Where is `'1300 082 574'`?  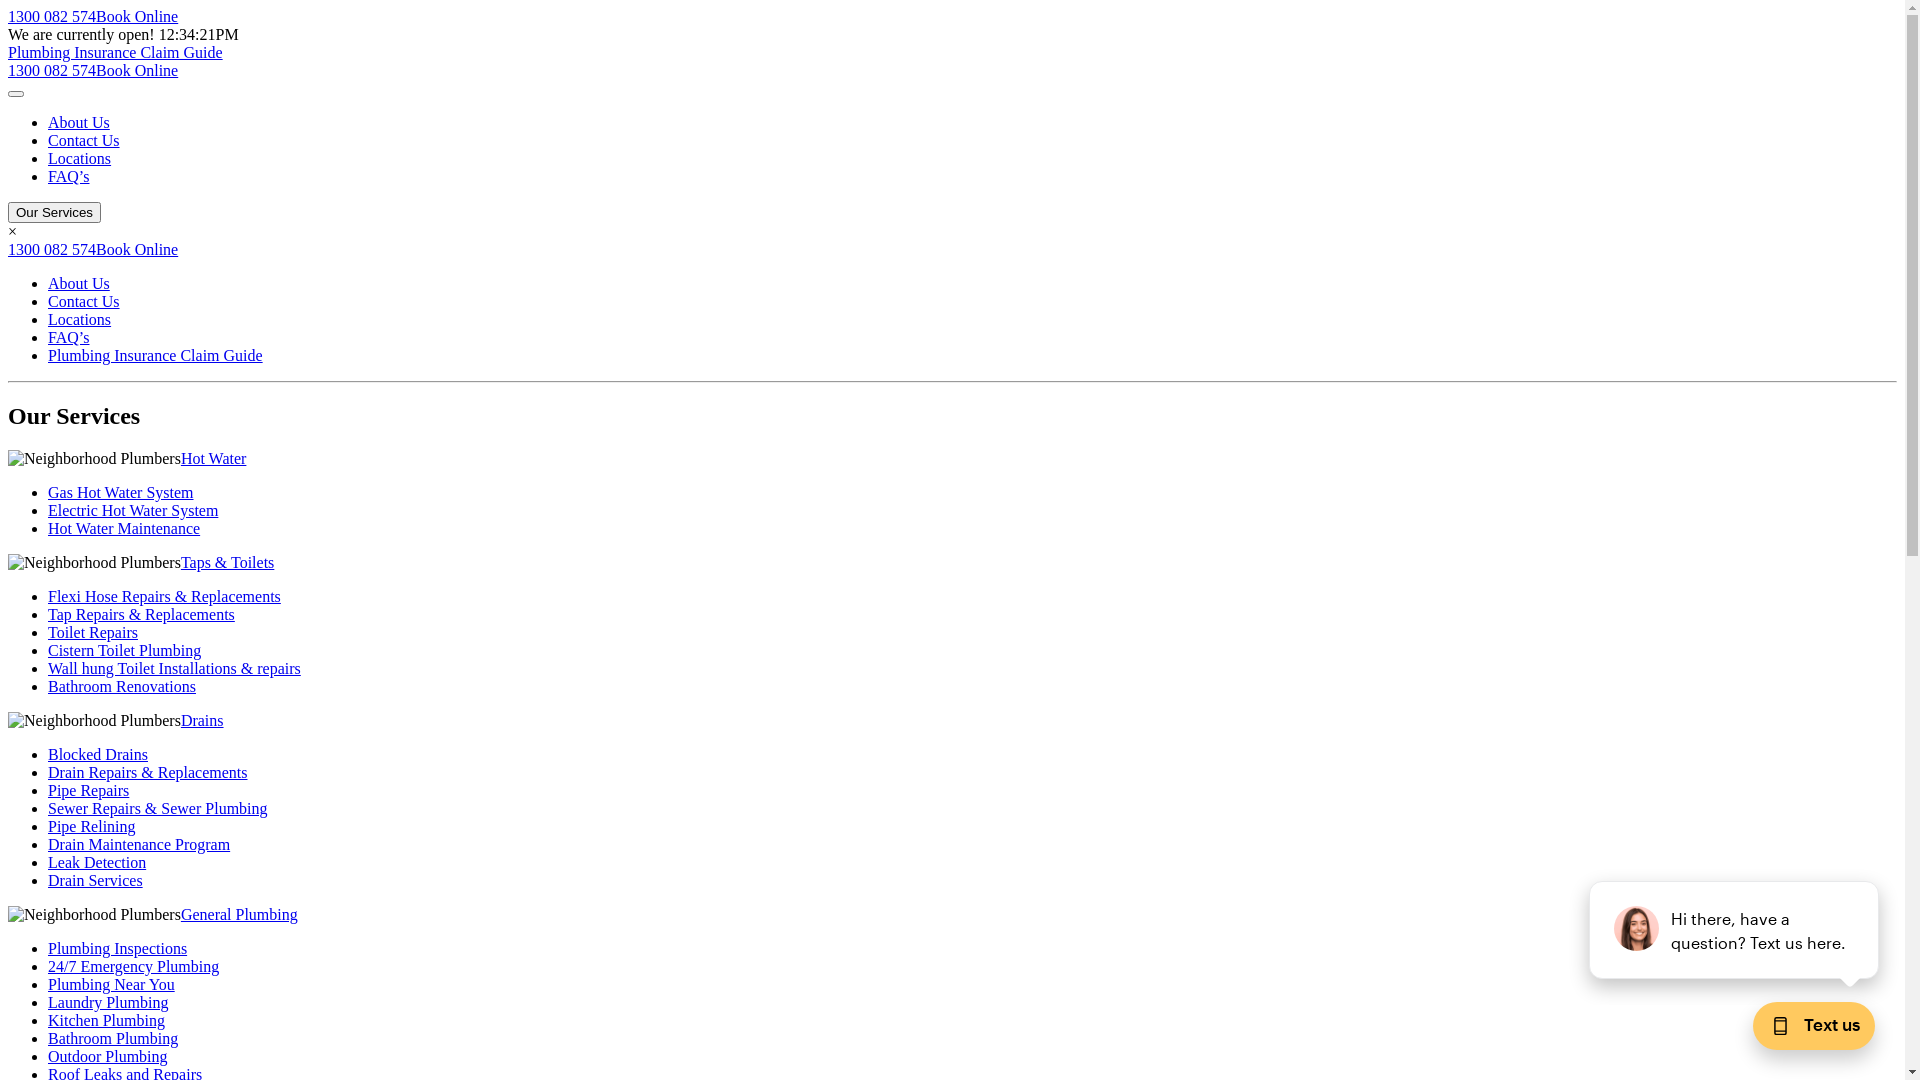 '1300 082 574' is located at coordinates (52, 16).